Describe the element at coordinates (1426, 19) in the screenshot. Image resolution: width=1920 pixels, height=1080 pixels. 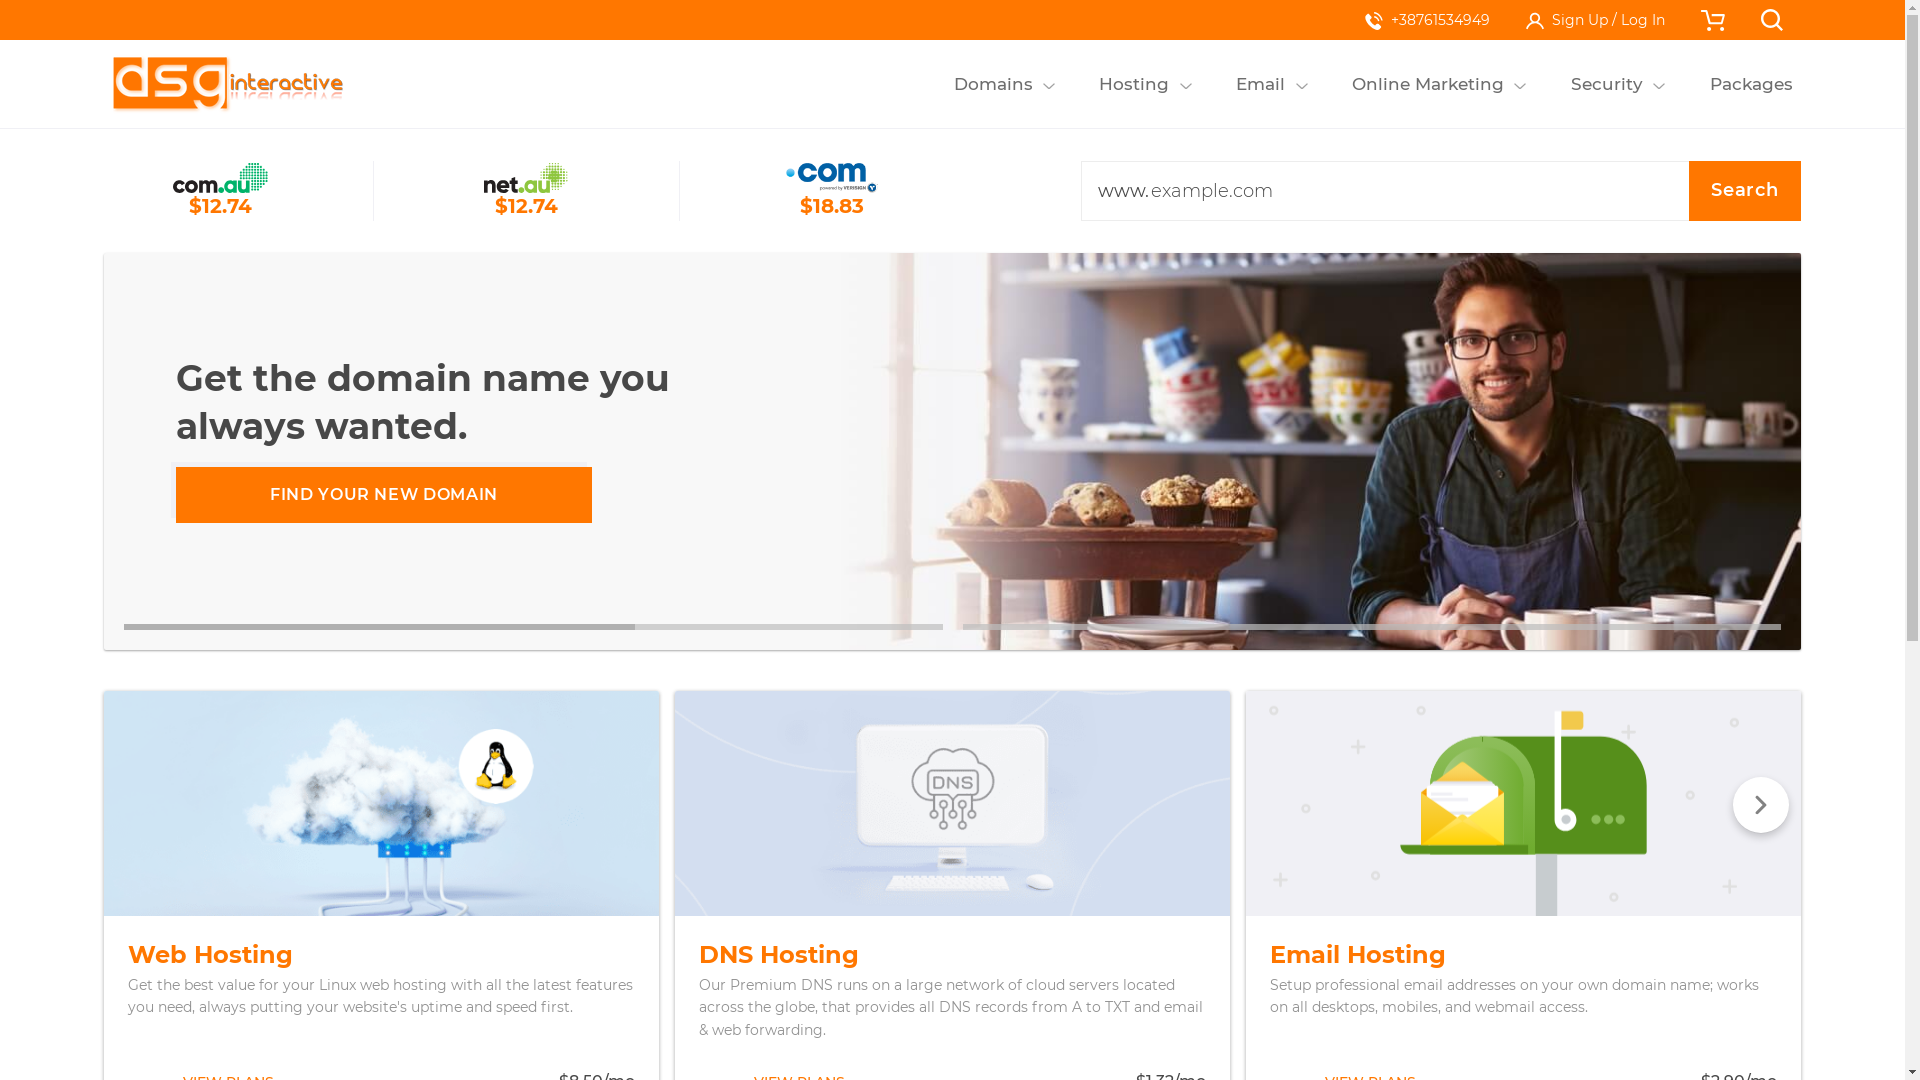
I see `'+38761534949'` at that location.